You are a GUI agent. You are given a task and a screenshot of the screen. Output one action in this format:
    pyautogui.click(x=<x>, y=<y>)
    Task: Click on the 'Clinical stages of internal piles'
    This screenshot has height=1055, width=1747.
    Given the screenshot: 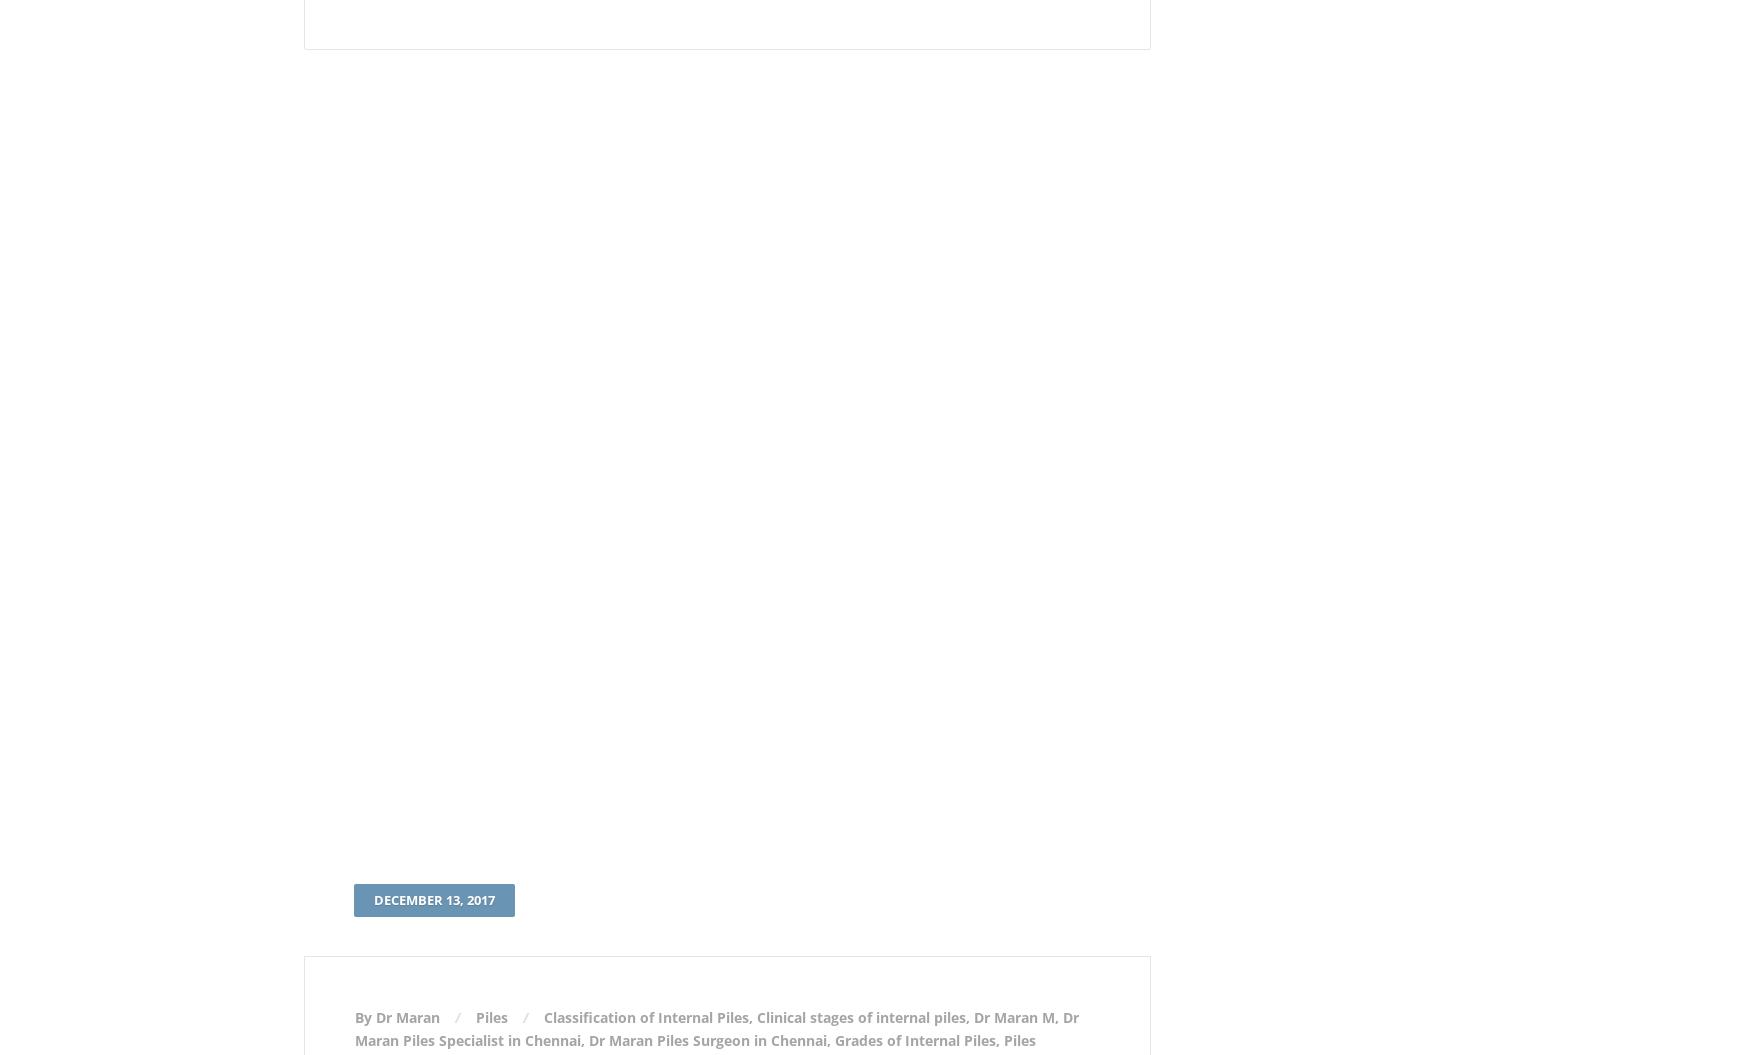 What is the action you would take?
    pyautogui.click(x=859, y=1016)
    